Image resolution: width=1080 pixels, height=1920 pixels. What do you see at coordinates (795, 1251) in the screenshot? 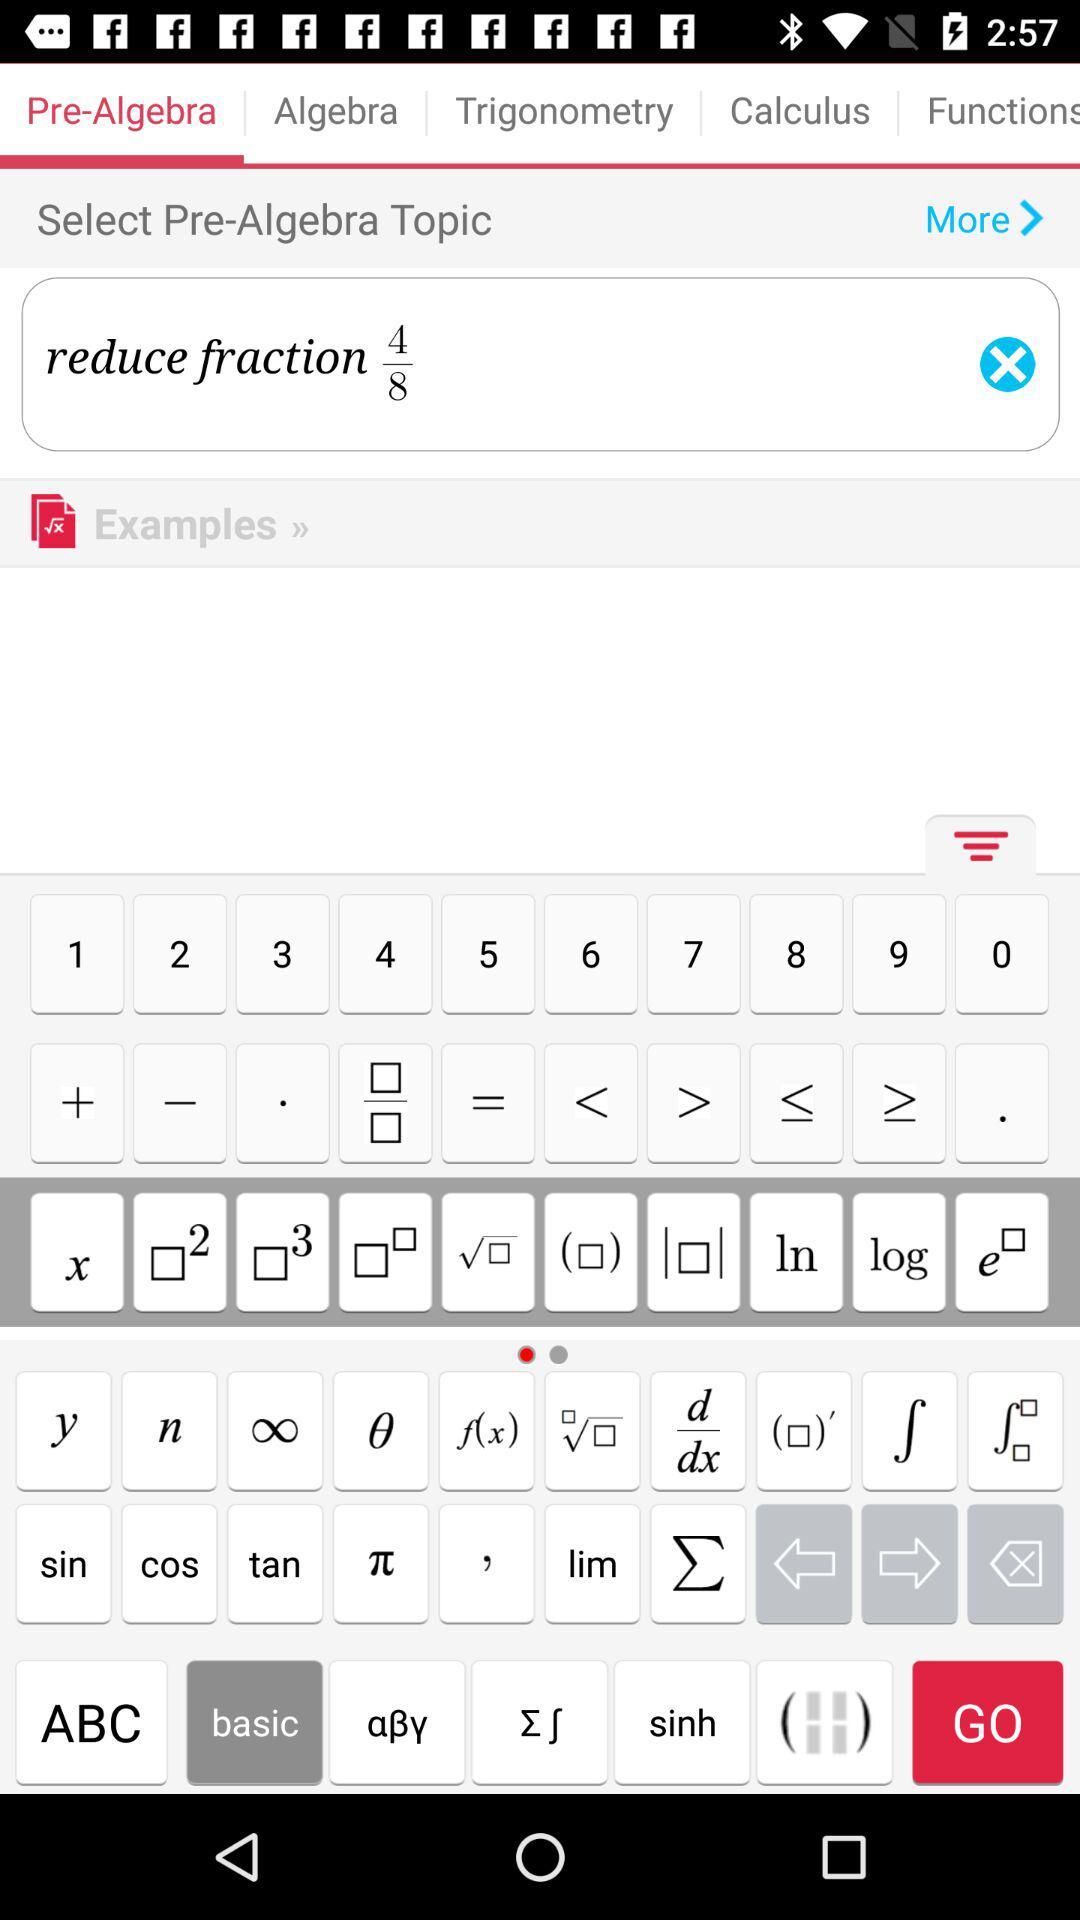
I see `typing button` at bounding box center [795, 1251].